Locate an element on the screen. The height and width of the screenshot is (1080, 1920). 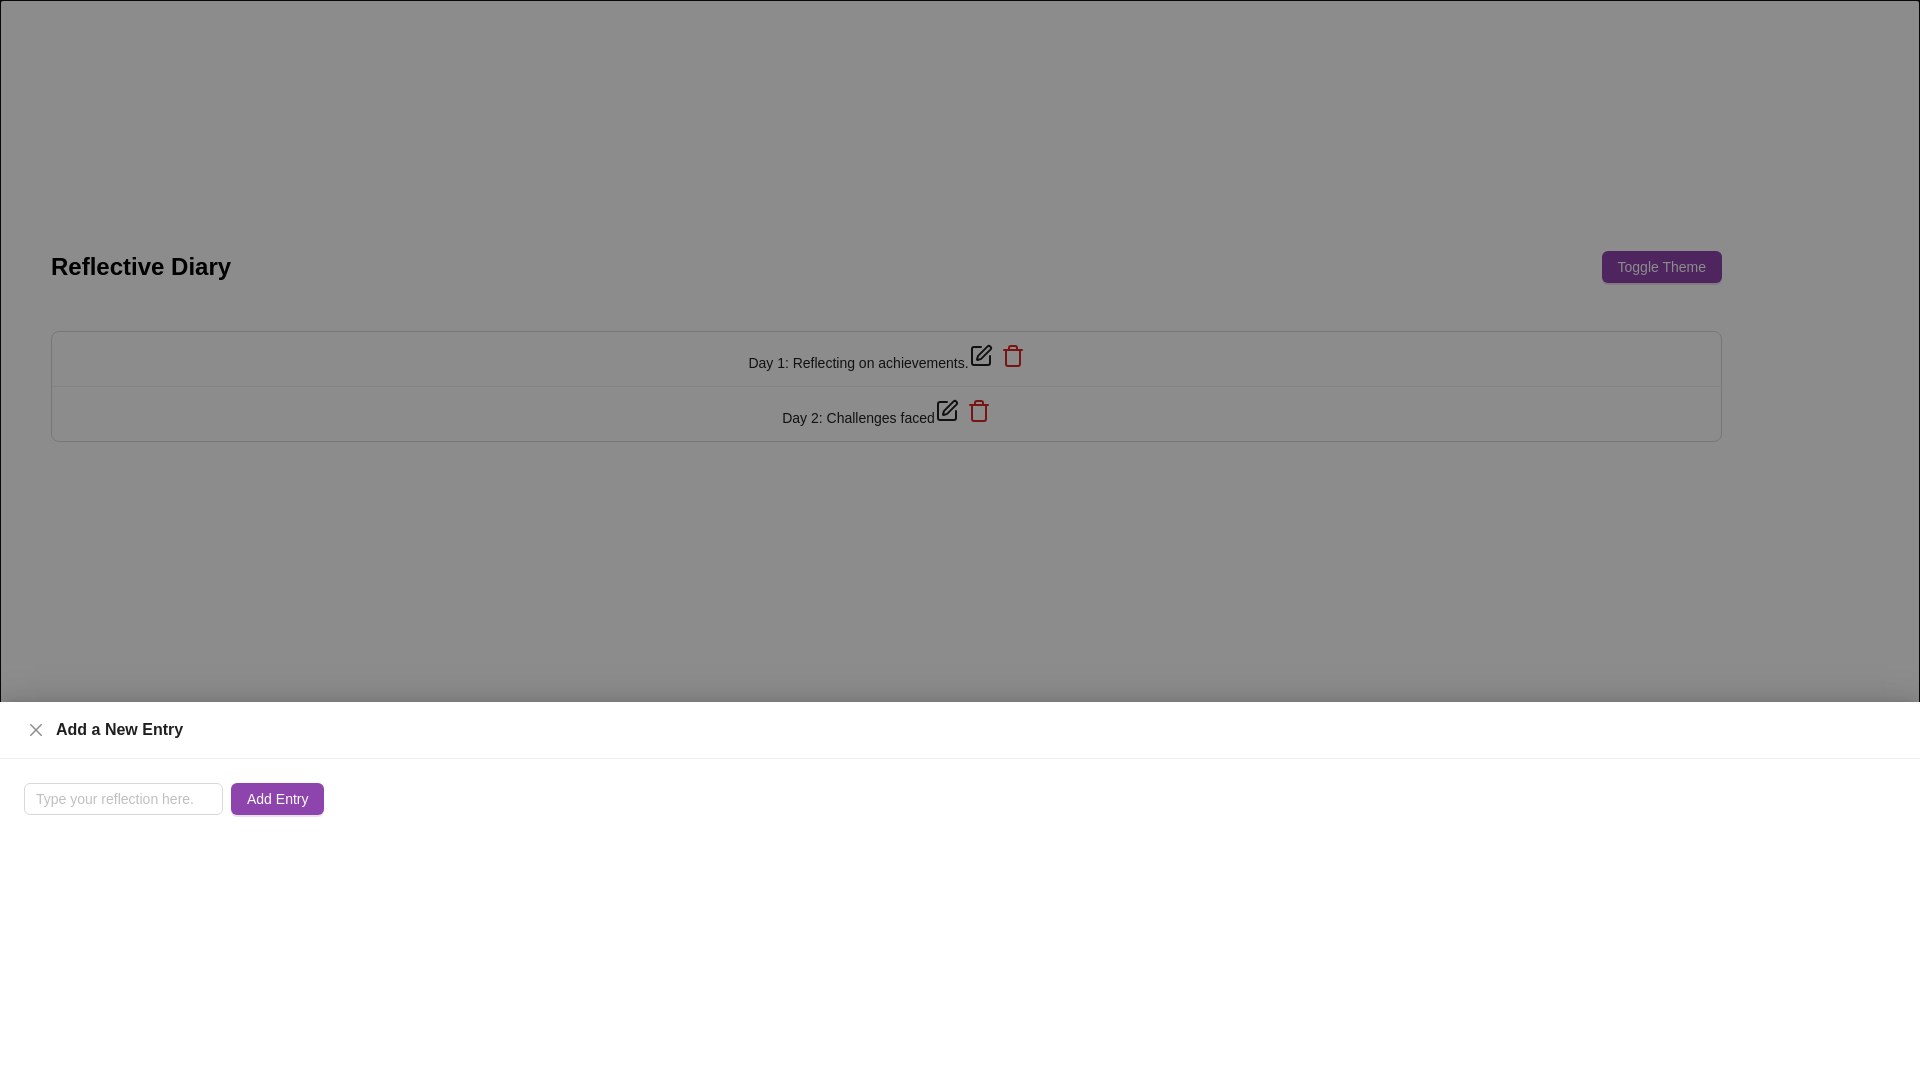
the edit icon, which is represented by a simple pencil, located to the left of the trash can icon in the action group for the item 'Day 1: Reflecting on achievements.' is located at coordinates (996, 354).